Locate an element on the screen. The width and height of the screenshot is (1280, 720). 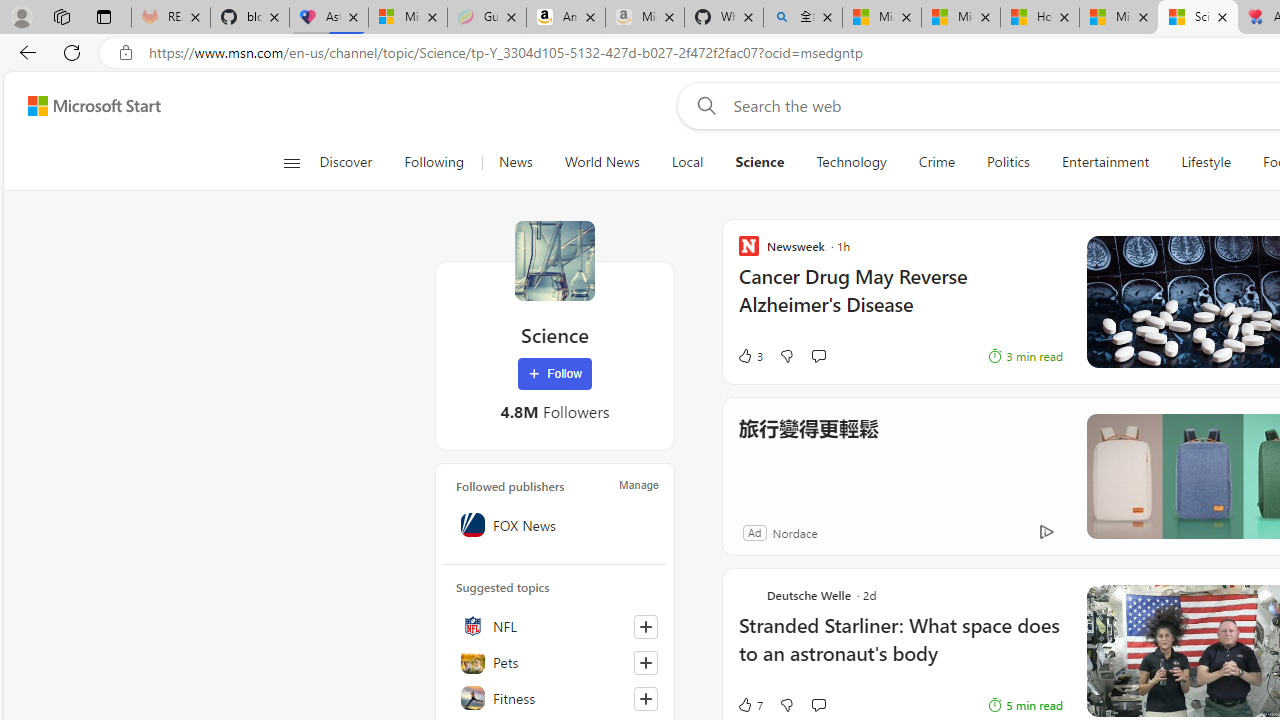
'NFL' is located at coordinates (555, 625).